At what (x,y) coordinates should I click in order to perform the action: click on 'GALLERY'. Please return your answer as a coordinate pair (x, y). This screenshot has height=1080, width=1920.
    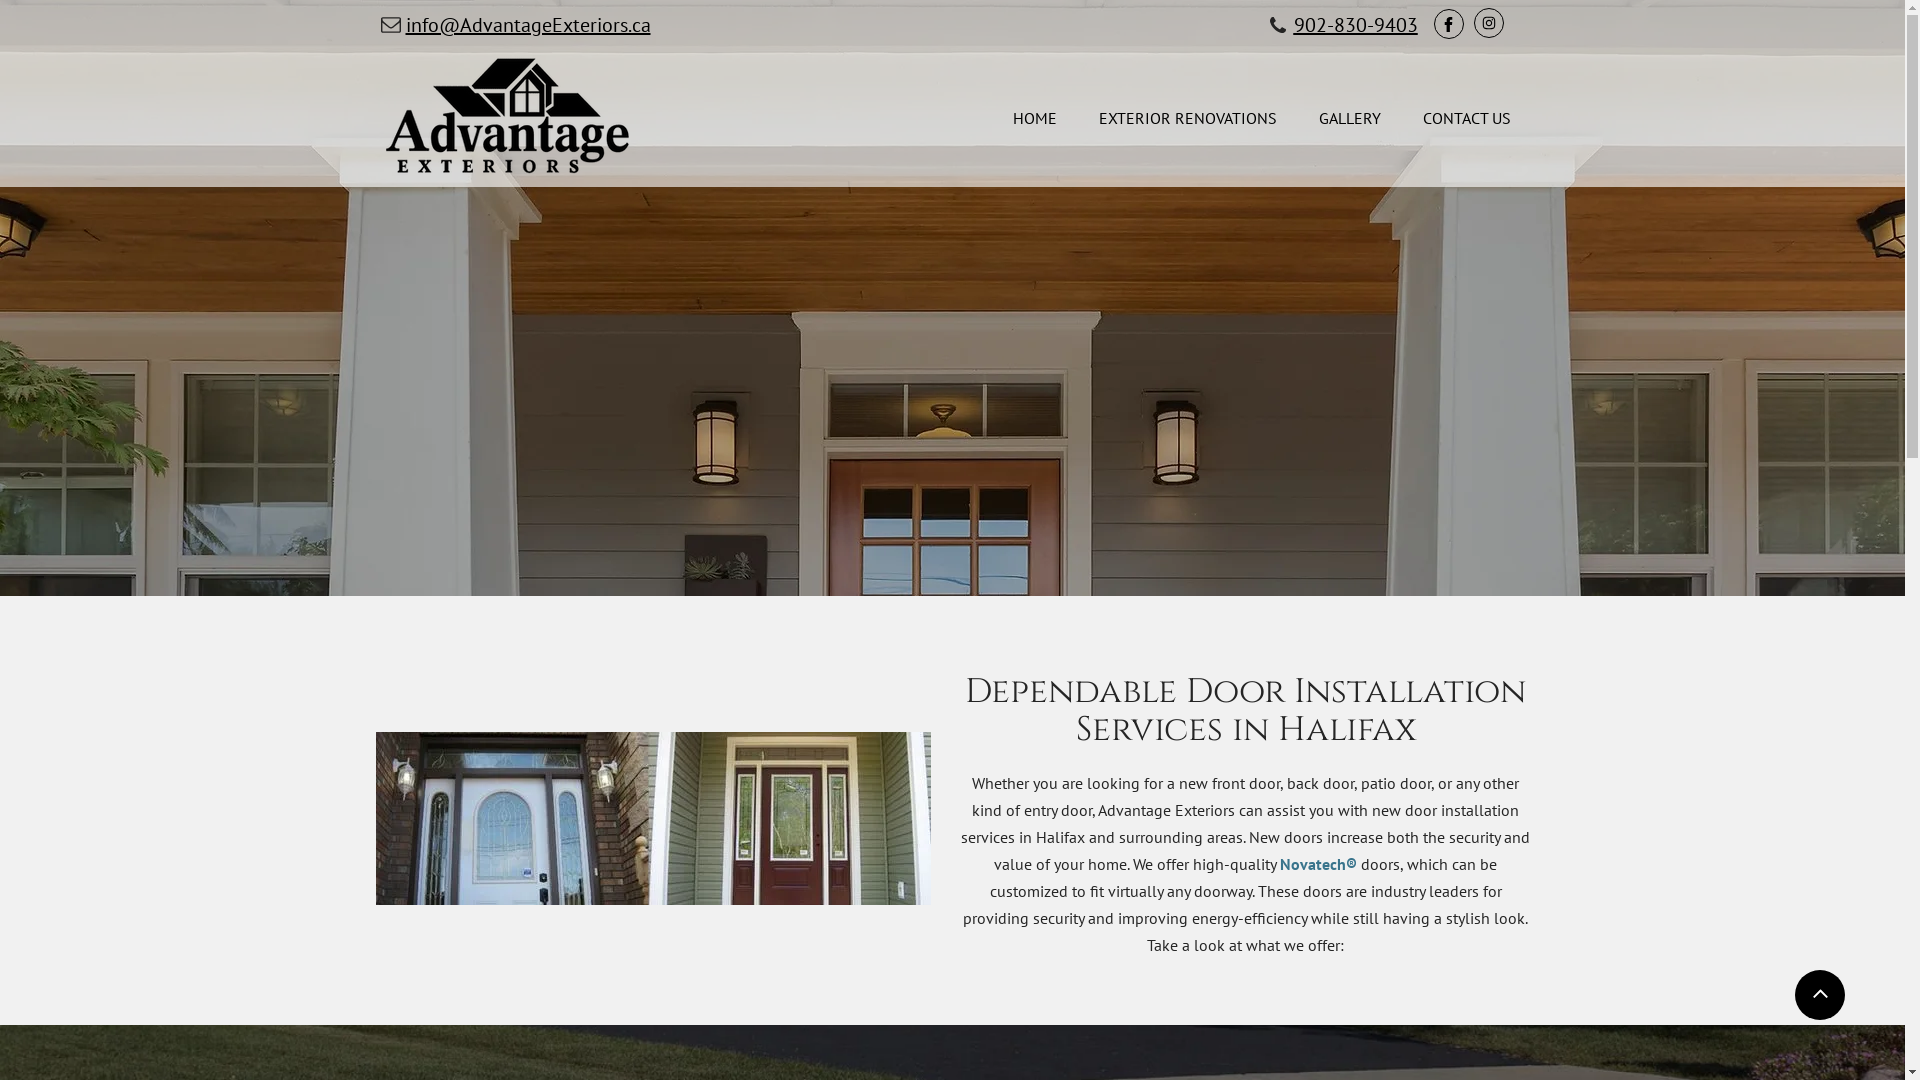
    Looking at the image, I should click on (1348, 119).